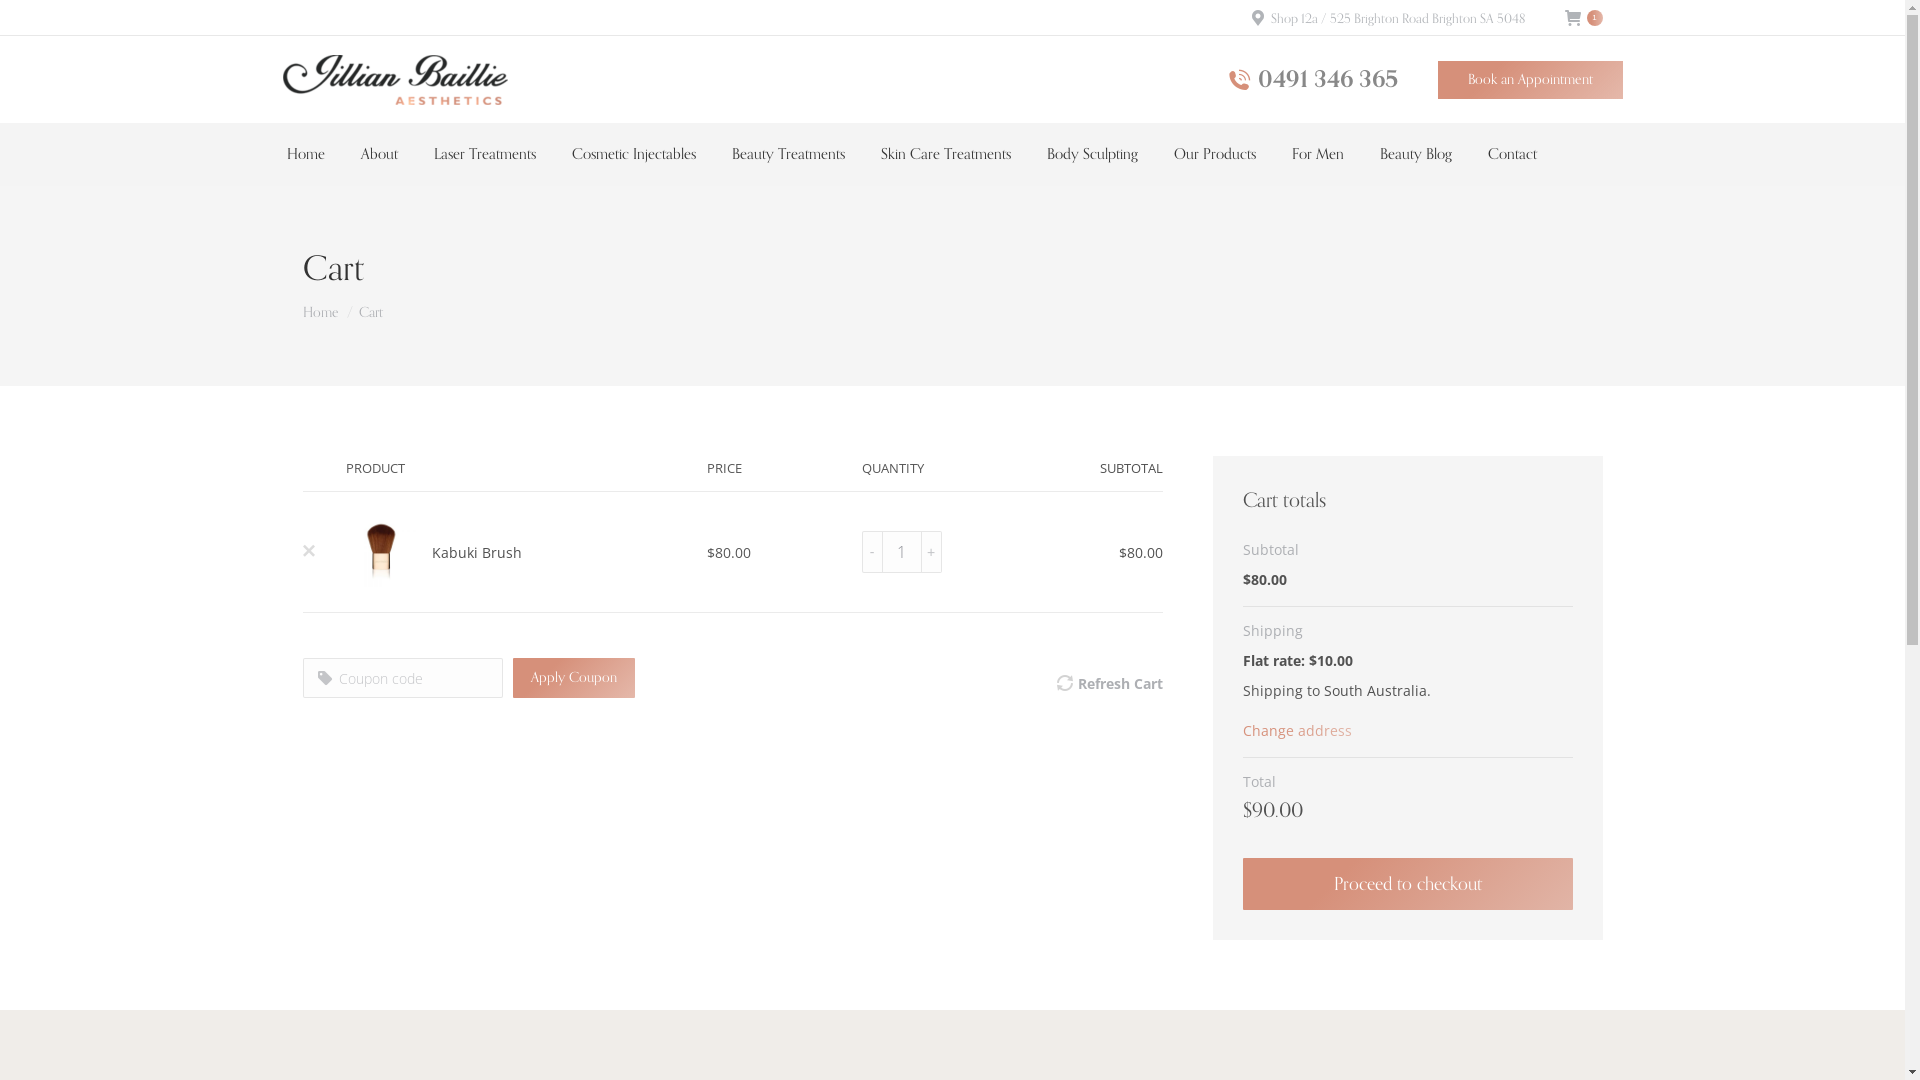  I want to click on 'Body Sculpting', so click(1090, 153).